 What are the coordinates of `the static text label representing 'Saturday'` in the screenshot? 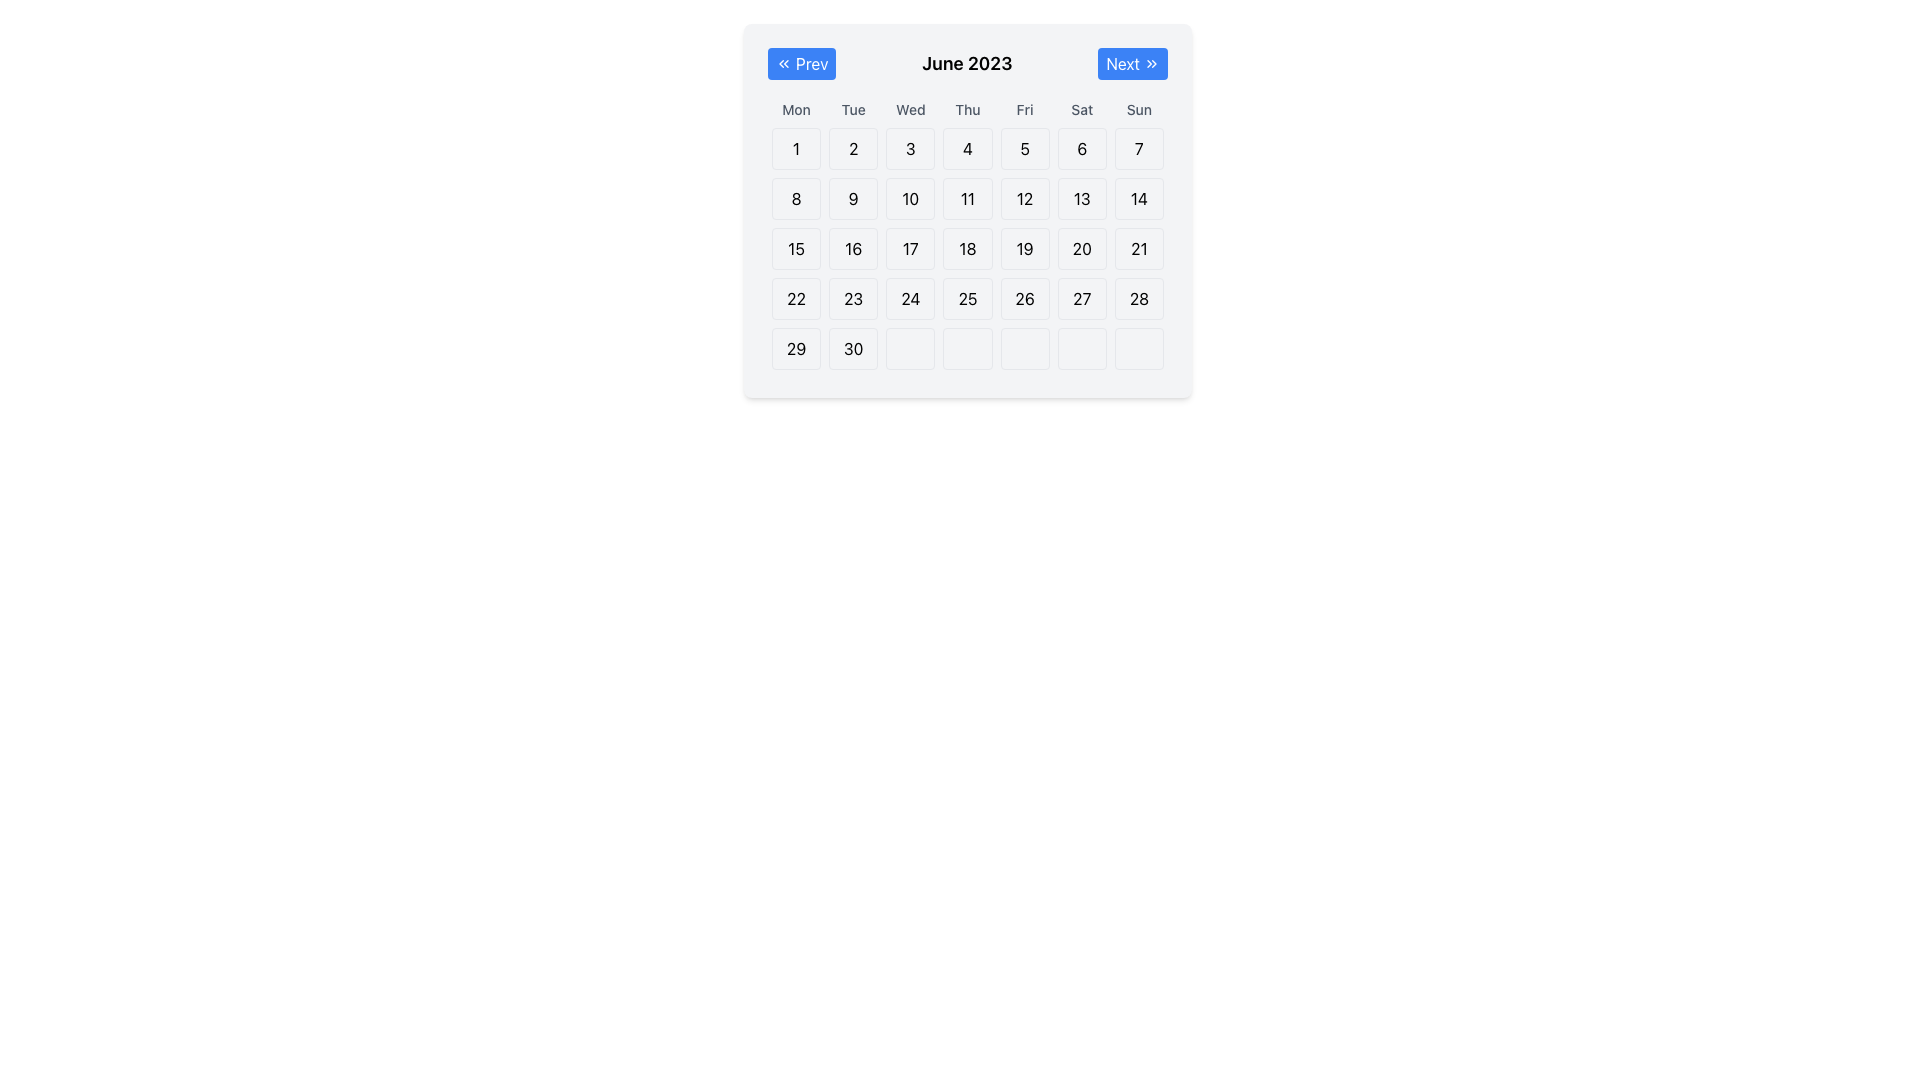 It's located at (1081, 110).